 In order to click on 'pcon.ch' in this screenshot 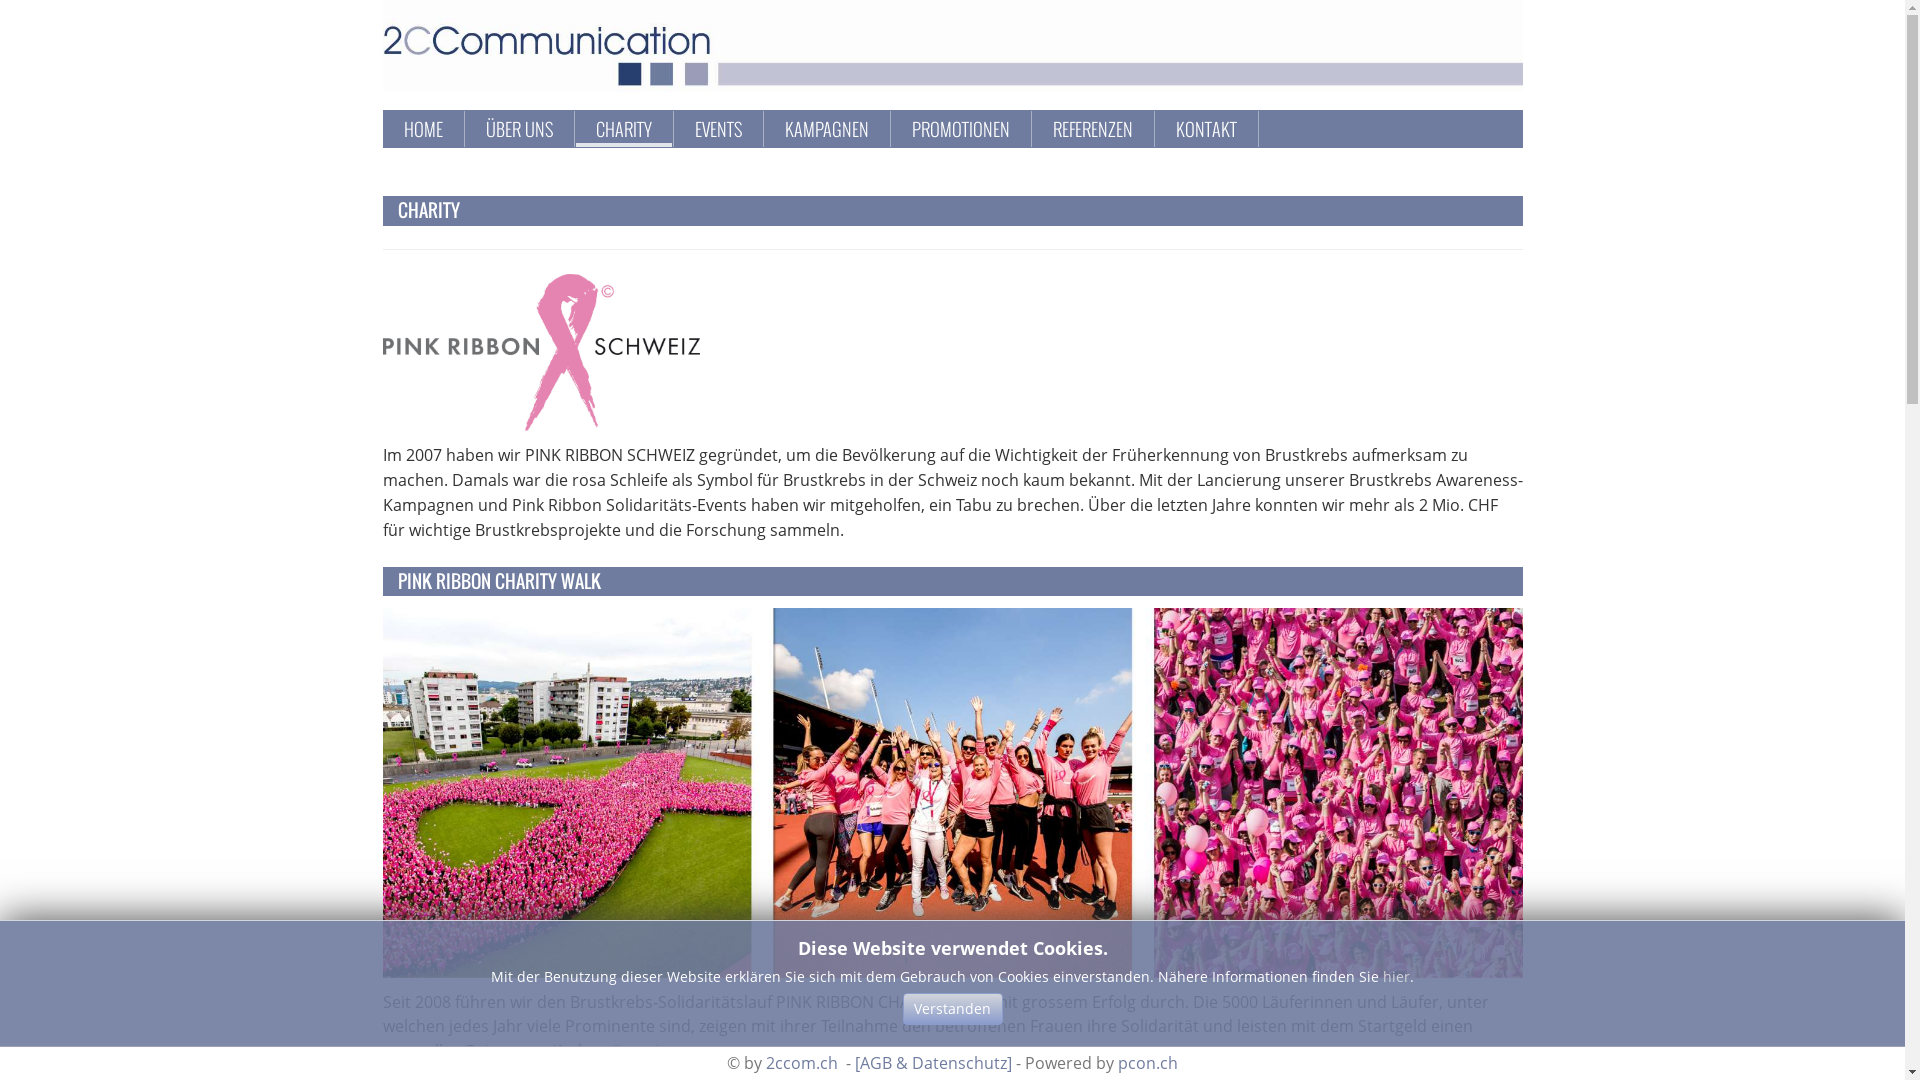, I will do `click(1147, 1062)`.